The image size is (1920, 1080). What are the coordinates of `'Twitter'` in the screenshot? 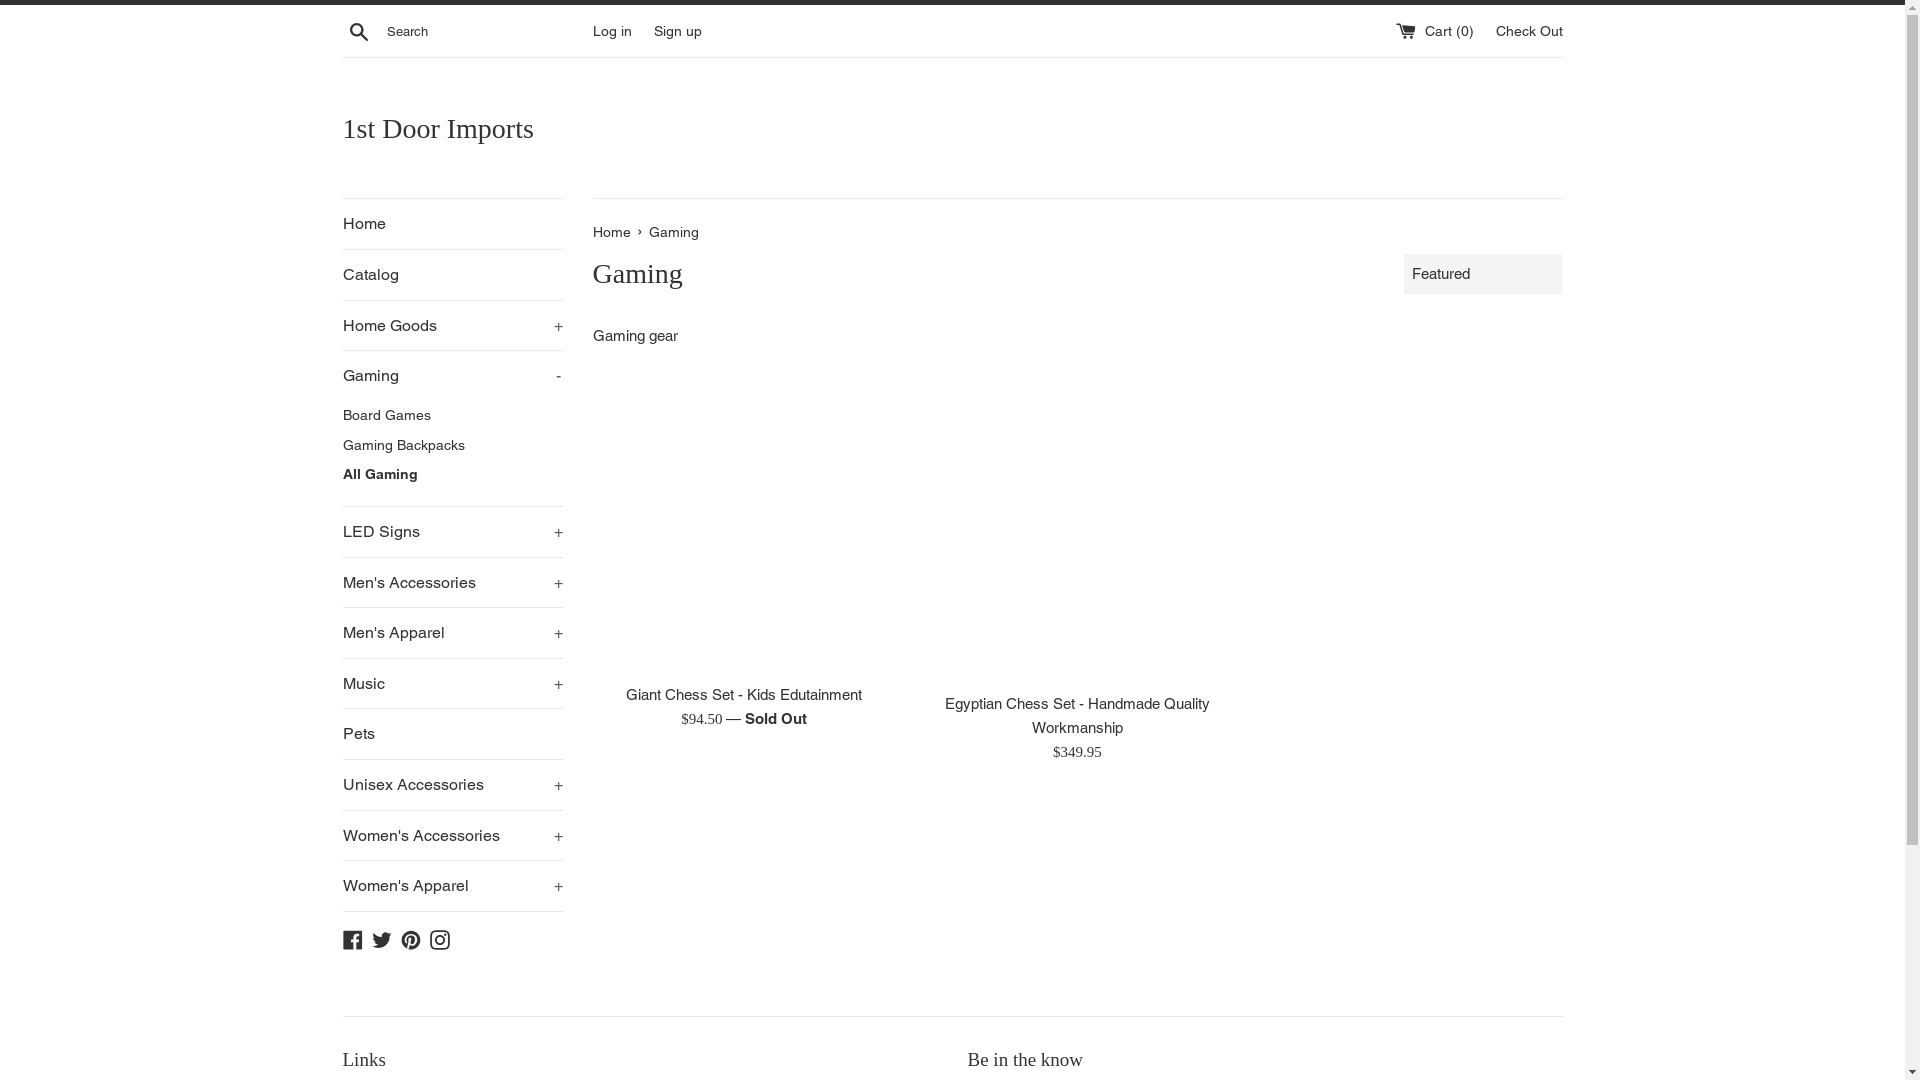 It's located at (382, 938).